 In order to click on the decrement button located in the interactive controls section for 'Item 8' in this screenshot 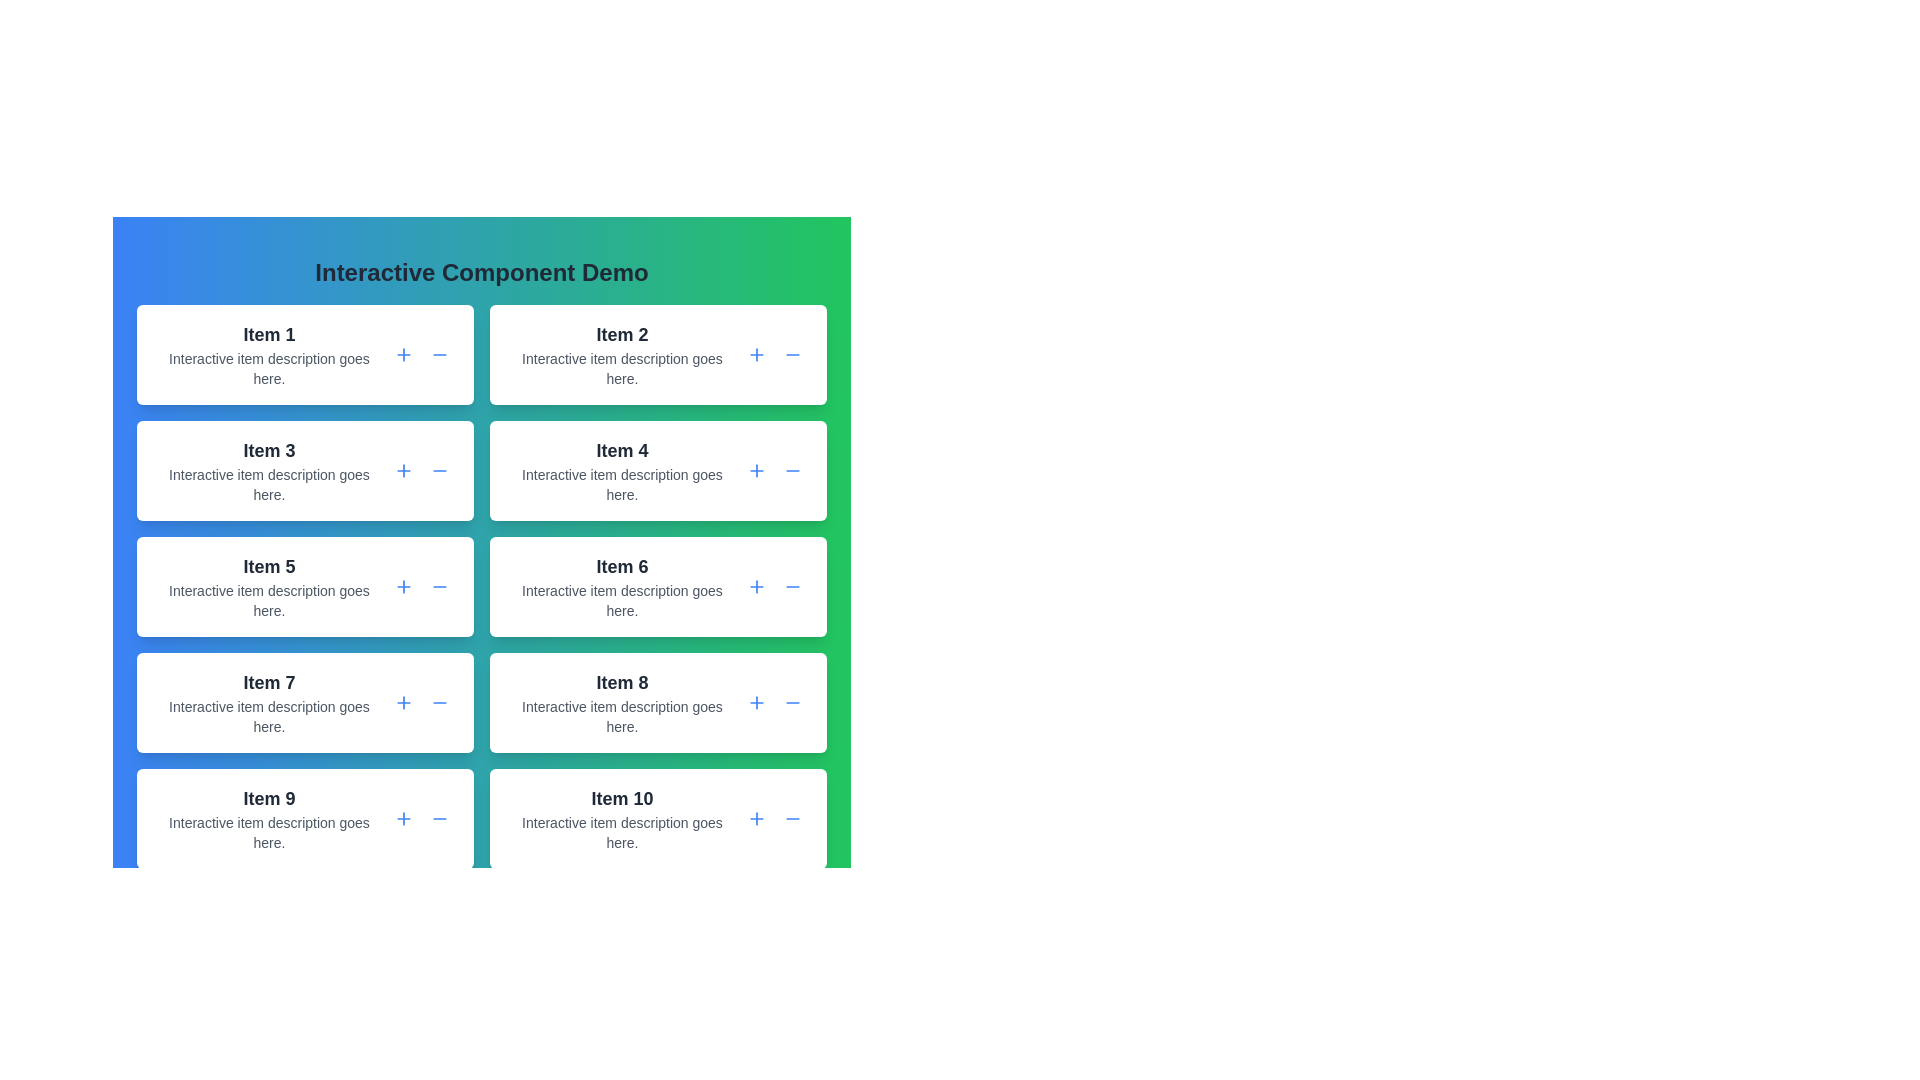, I will do `click(791, 701)`.